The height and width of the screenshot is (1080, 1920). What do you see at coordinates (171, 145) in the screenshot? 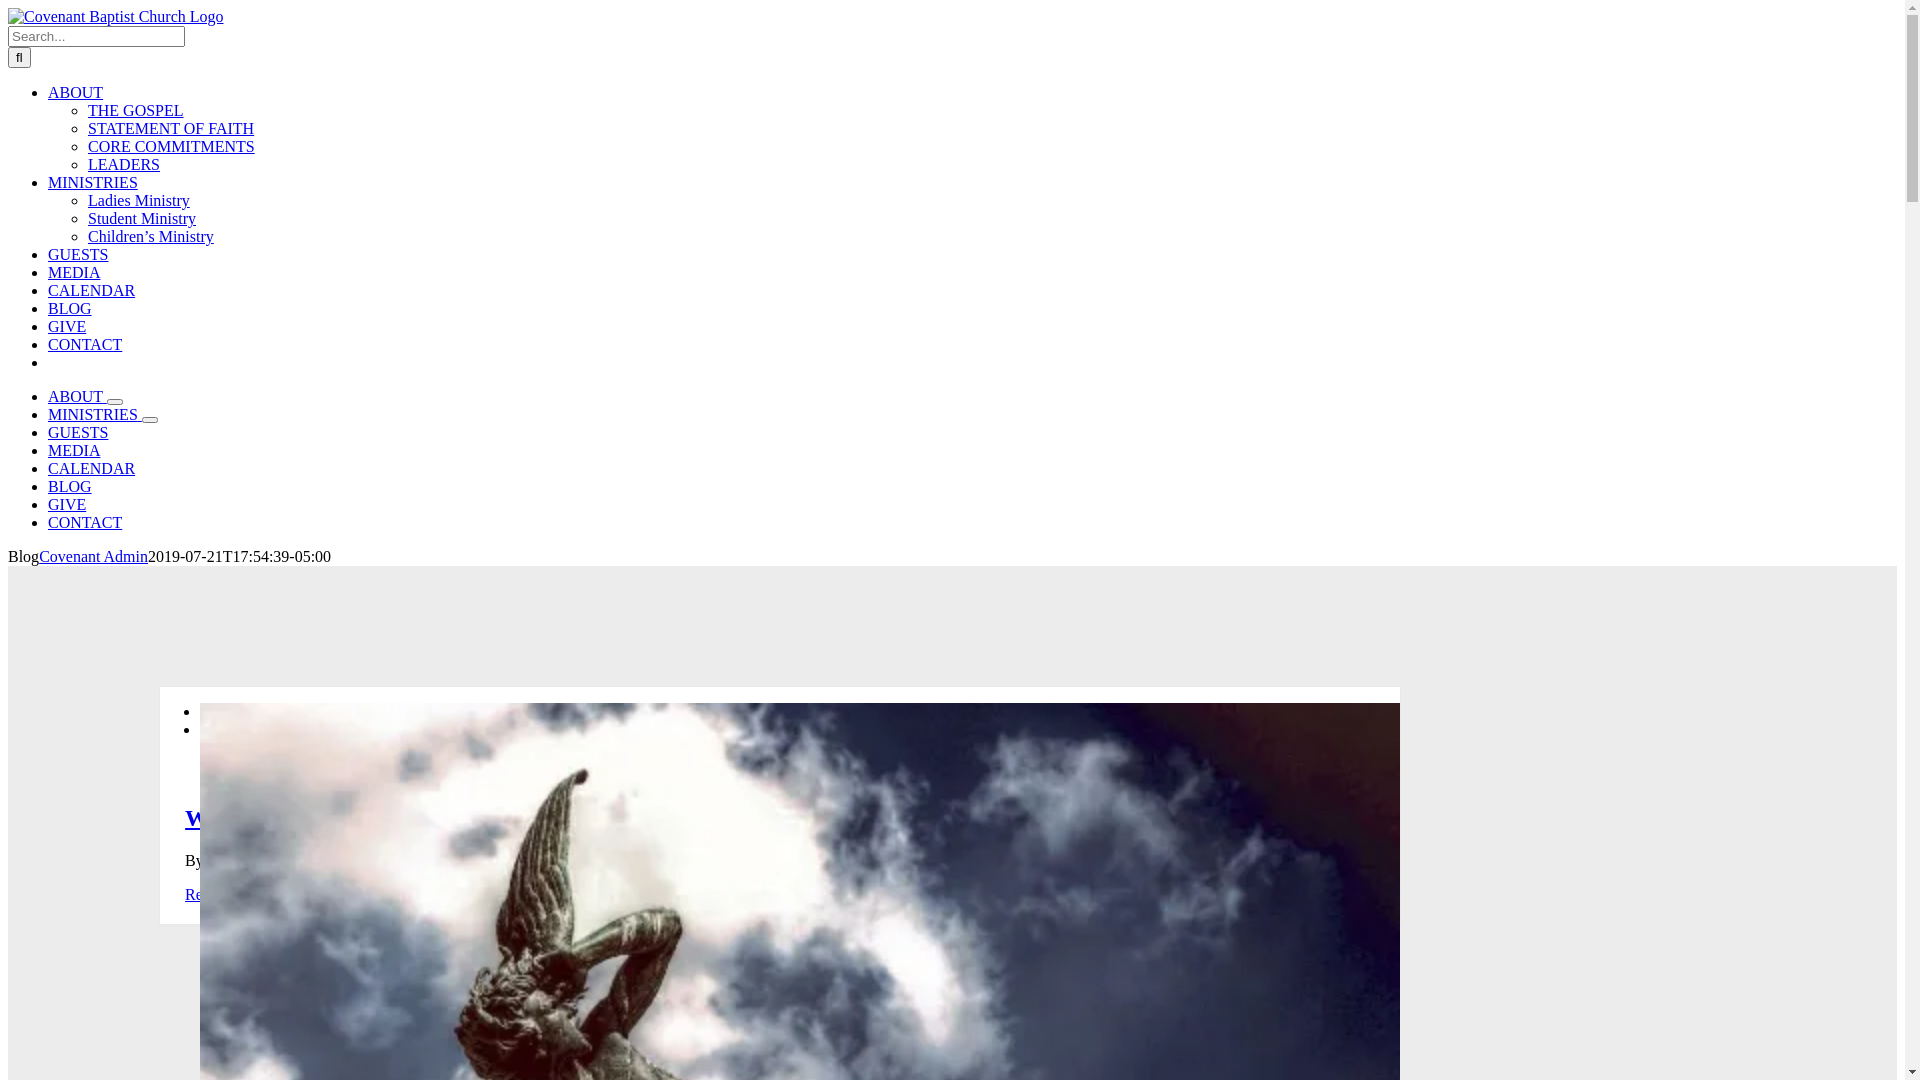
I see `'CORE COMMITMENTS'` at bounding box center [171, 145].